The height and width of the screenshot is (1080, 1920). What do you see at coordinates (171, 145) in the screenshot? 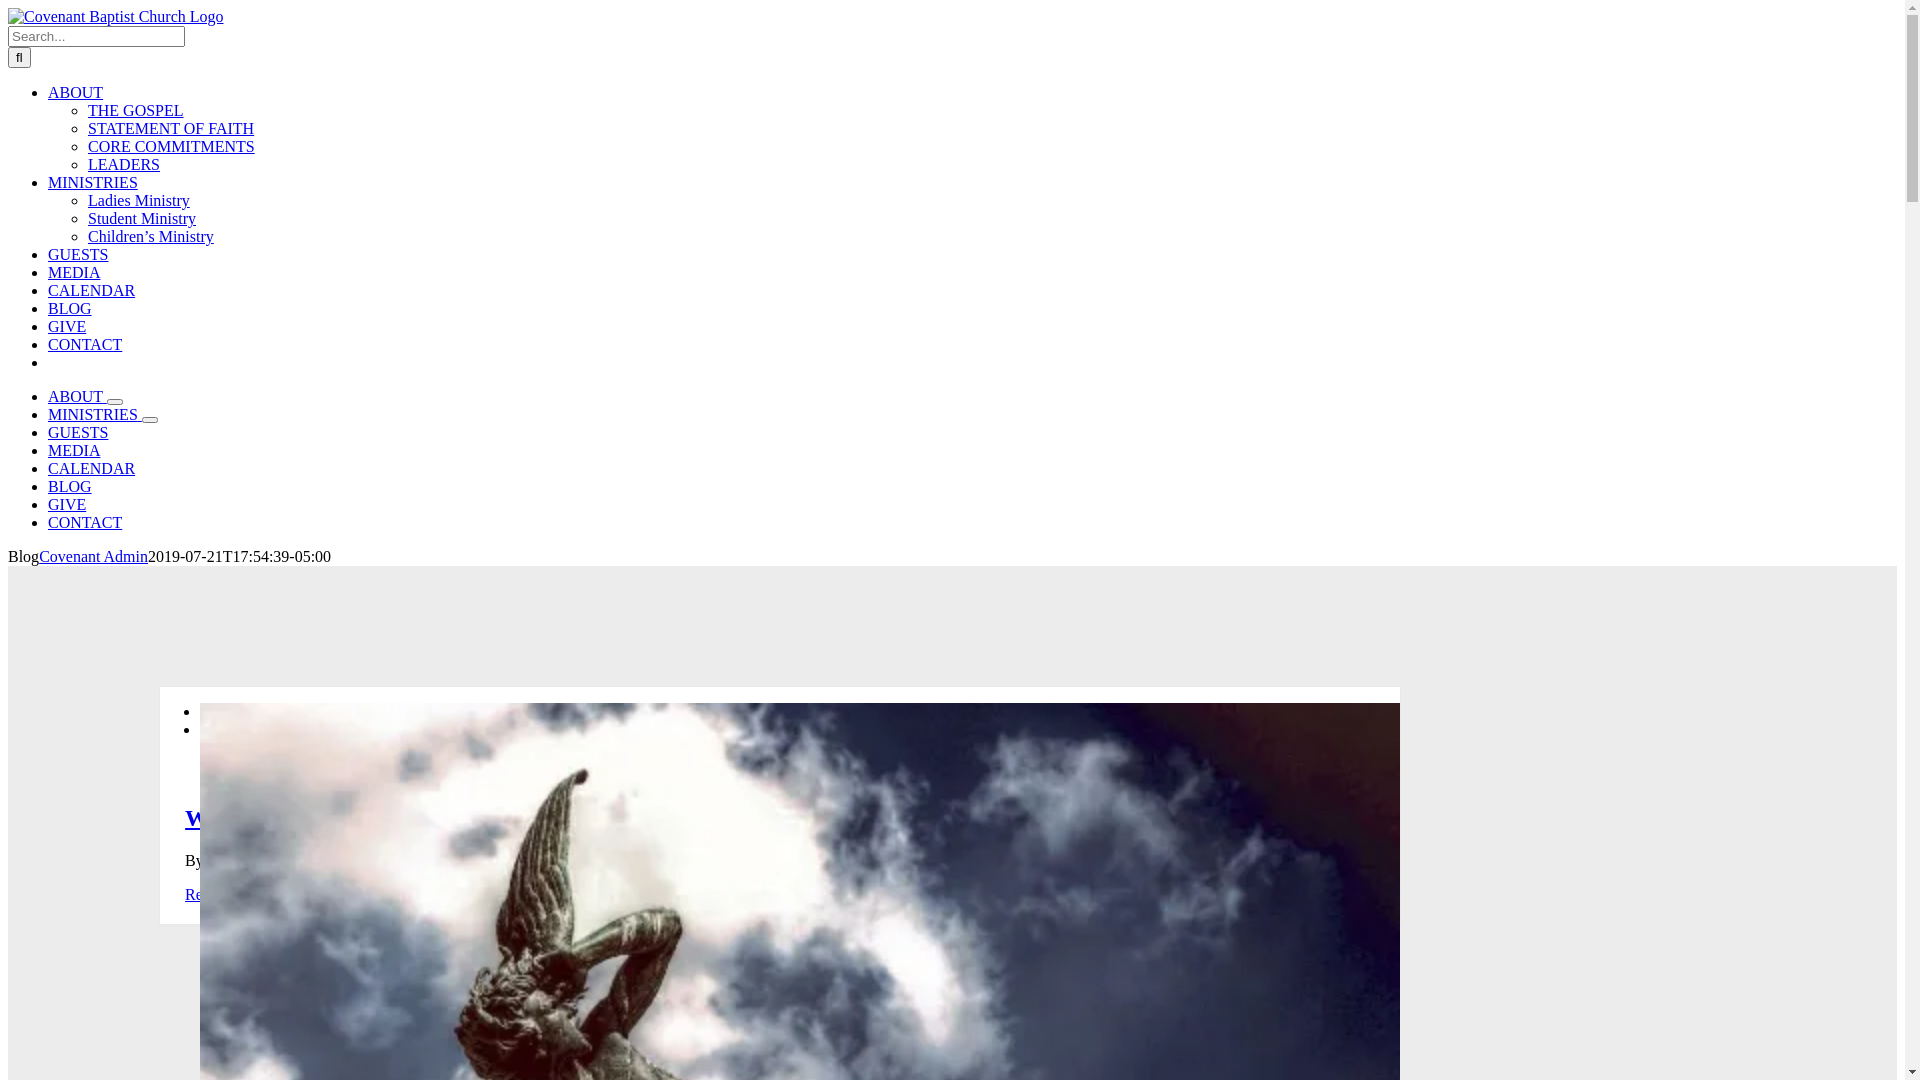
I see `'CORE COMMITMENTS'` at bounding box center [171, 145].